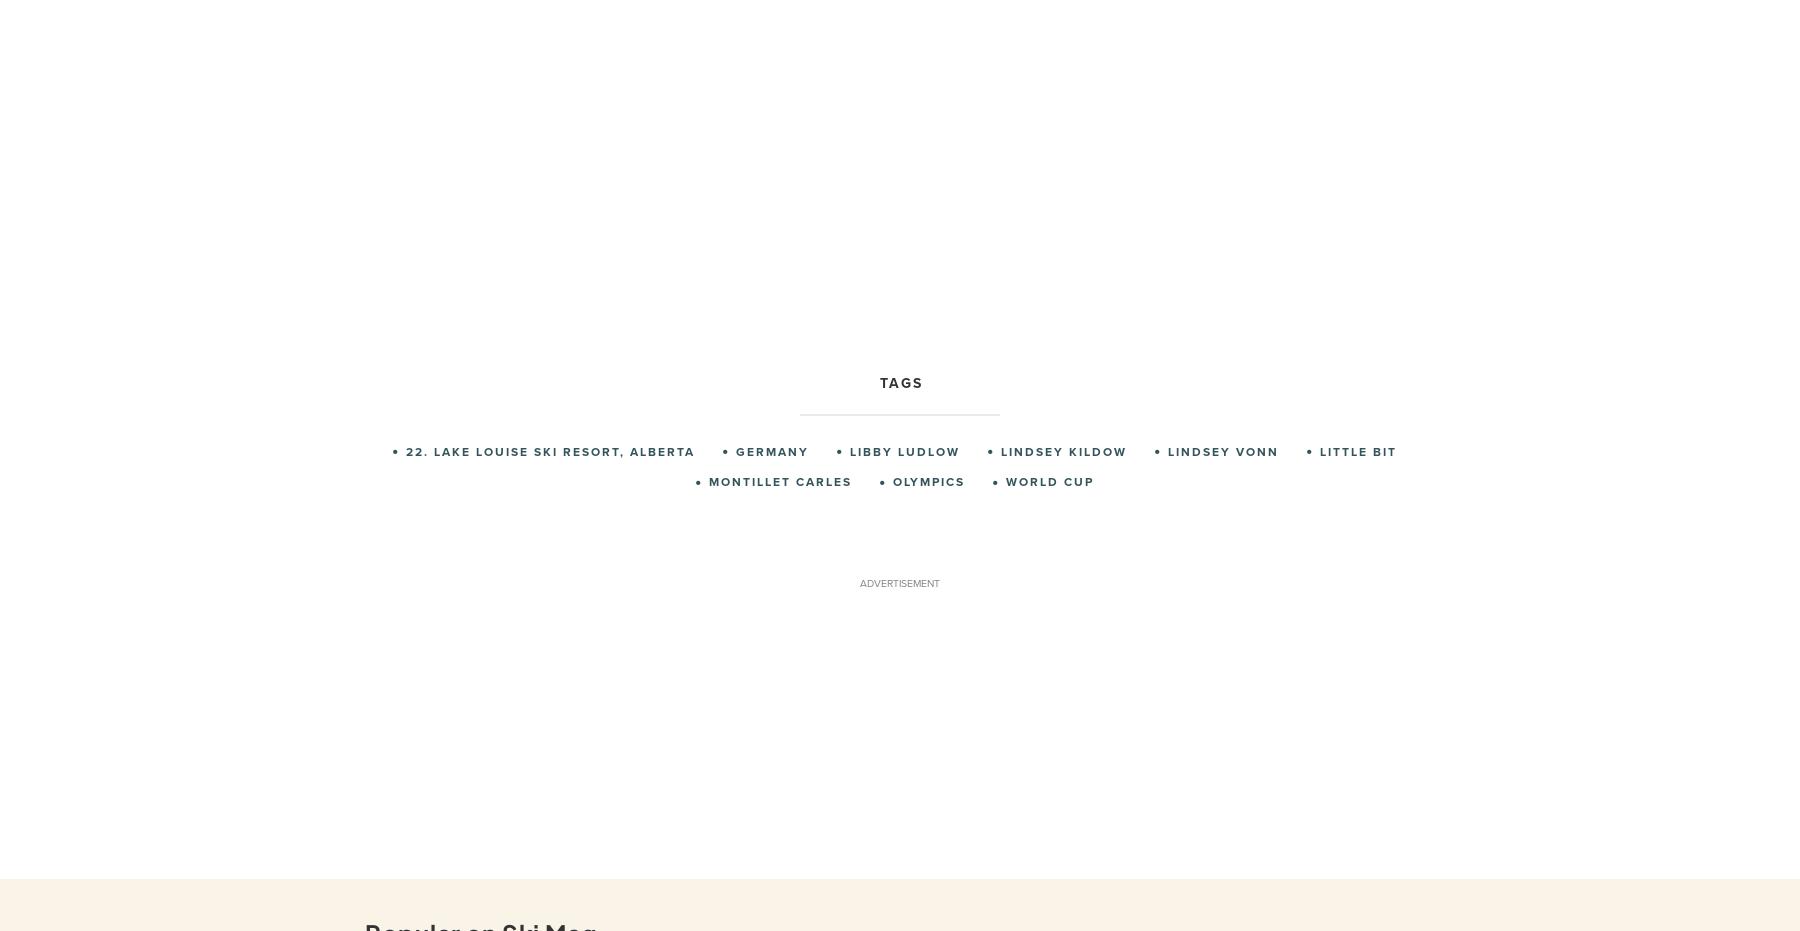 The width and height of the screenshot is (1800, 931). What do you see at coordinates (900, 382) in the screenshot?
I see `'Tags'` at bounding box center [900, 382].